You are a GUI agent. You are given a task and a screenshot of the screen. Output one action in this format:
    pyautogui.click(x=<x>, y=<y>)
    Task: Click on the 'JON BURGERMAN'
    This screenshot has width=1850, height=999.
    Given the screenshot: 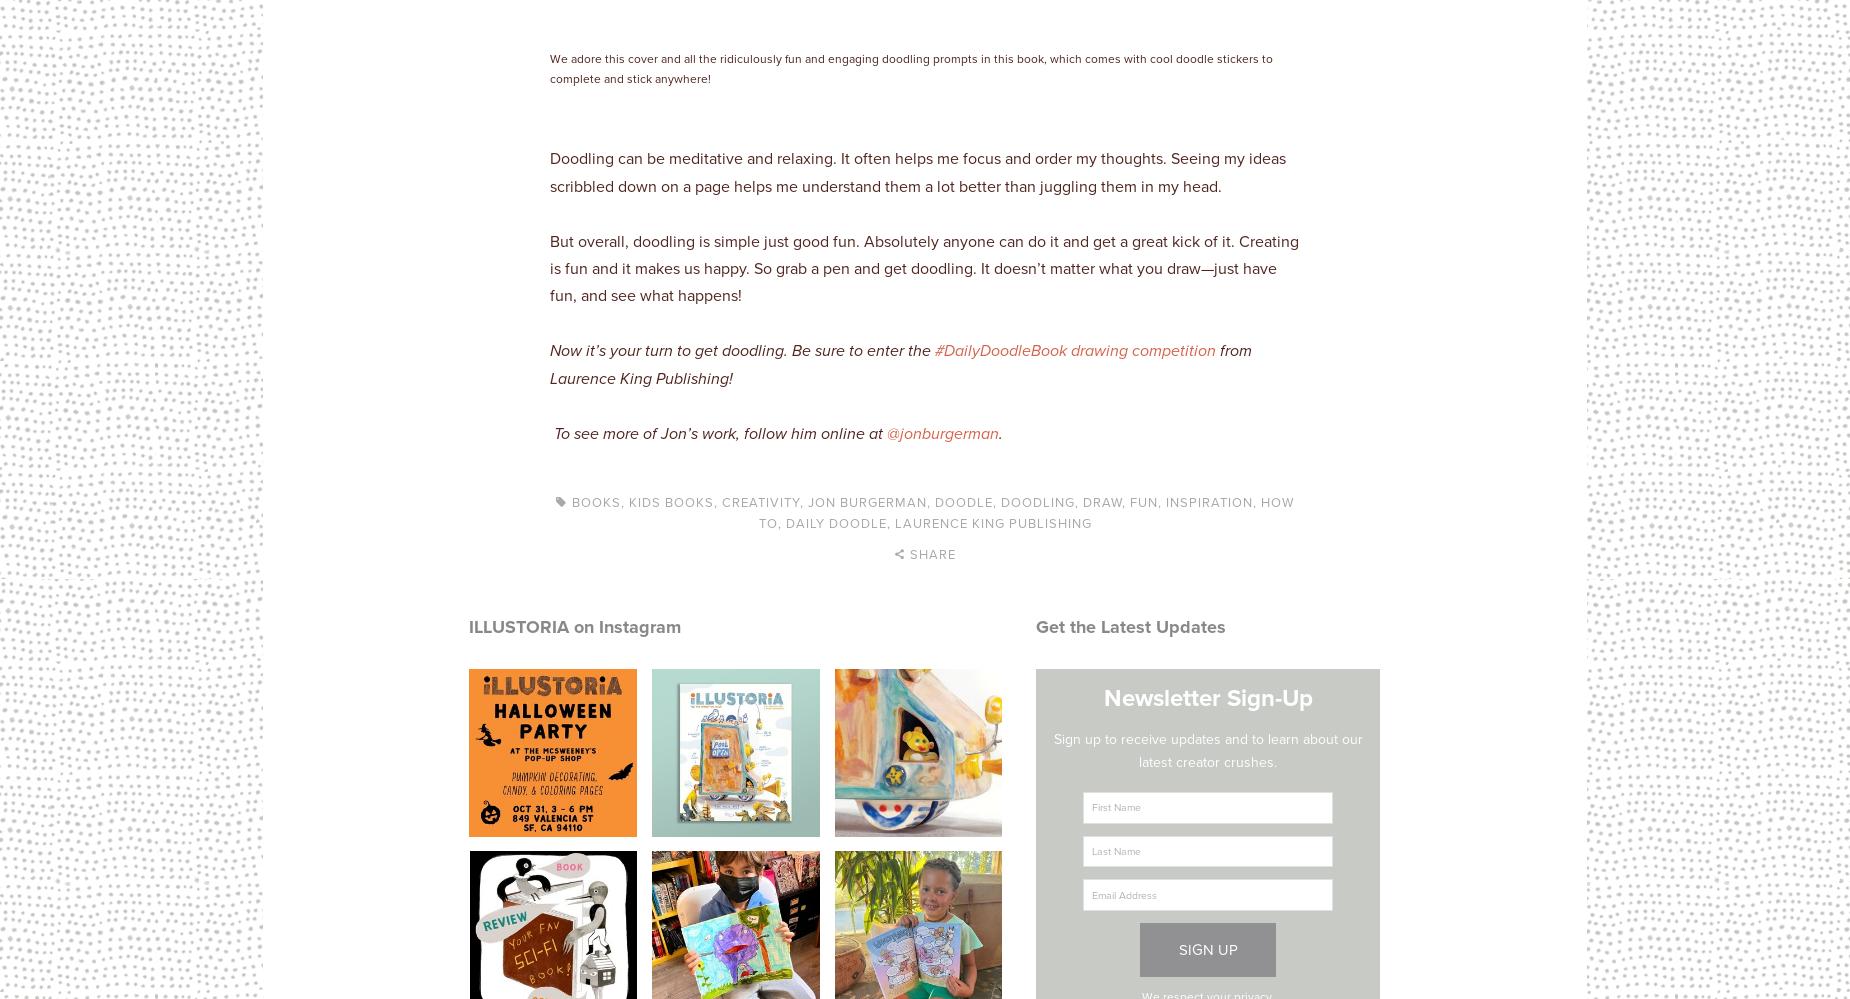 What is the action you would take?
    pyautogui.click(x=808, y=500)
    